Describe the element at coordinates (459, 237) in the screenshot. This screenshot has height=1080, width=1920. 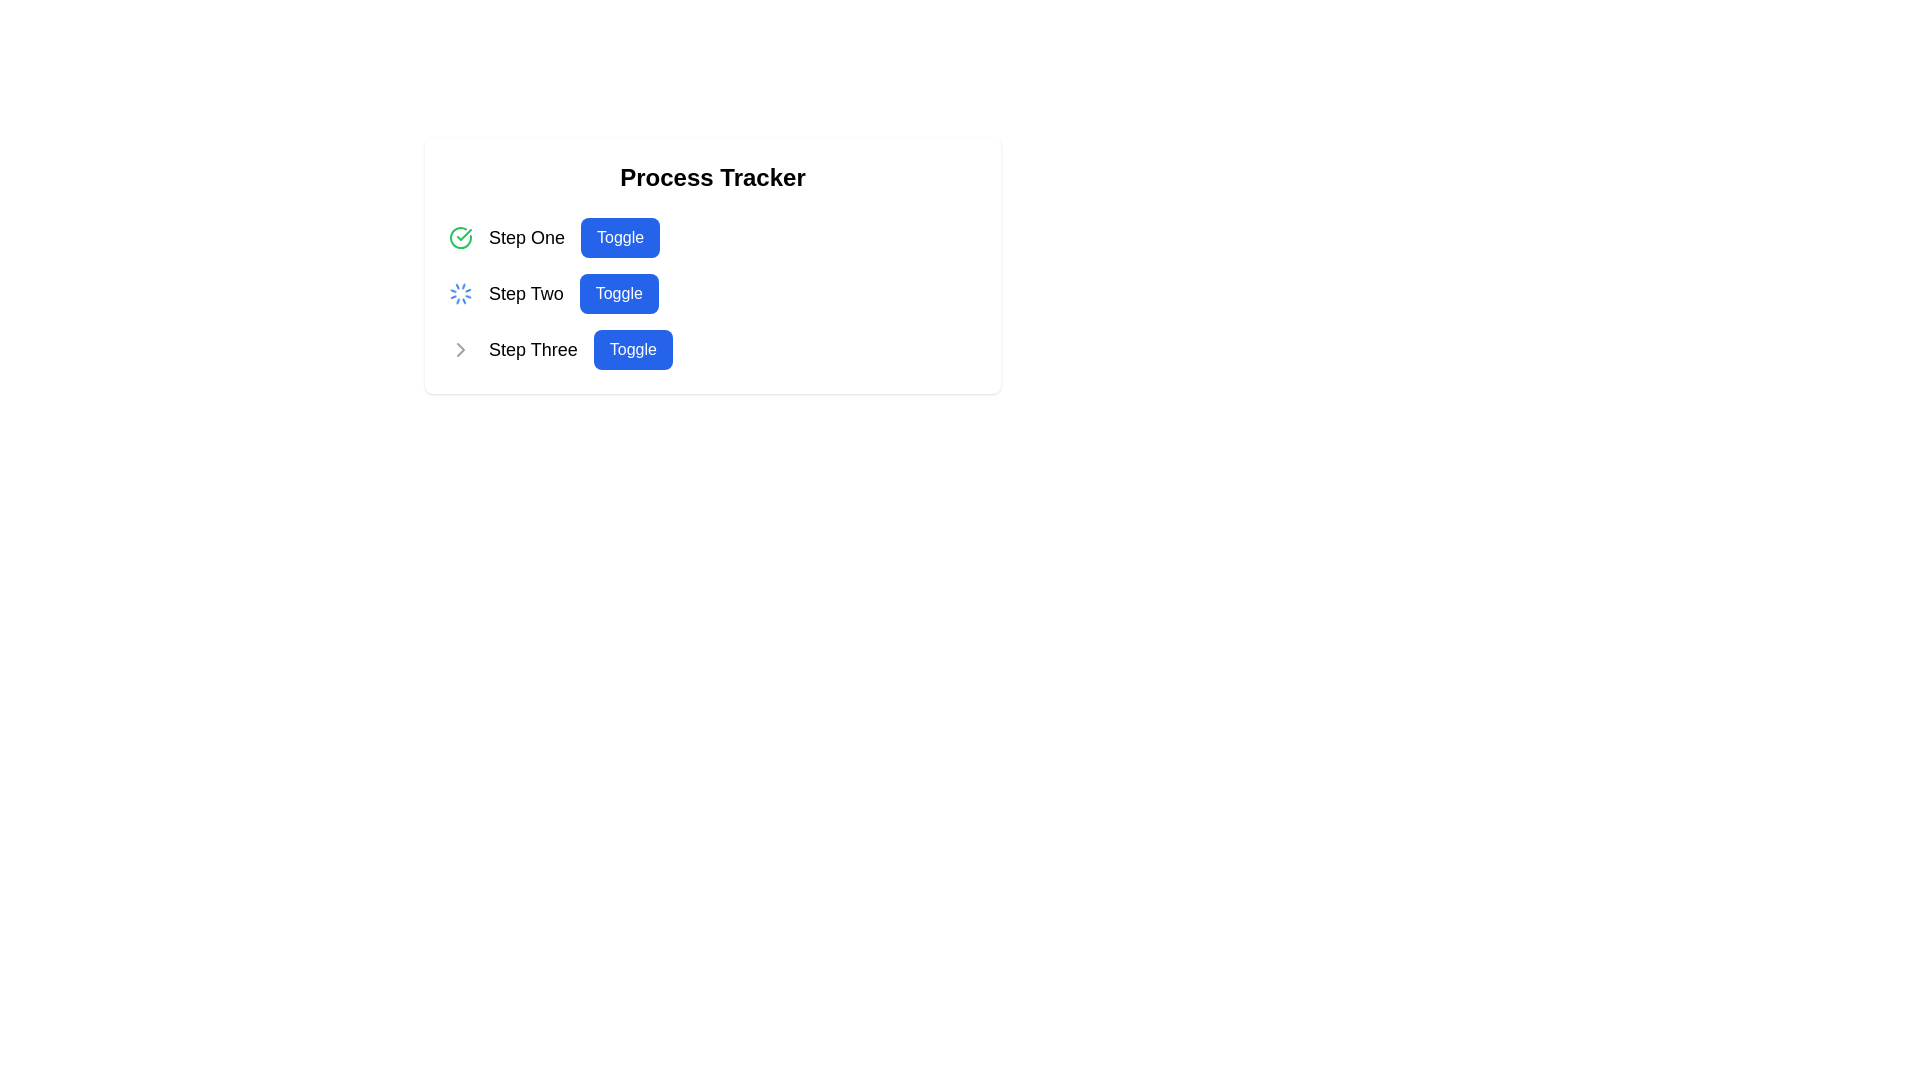
I see `the completion icon located at the leftmost part of the 'Step One' row, adjacent to the step's title` at that location.